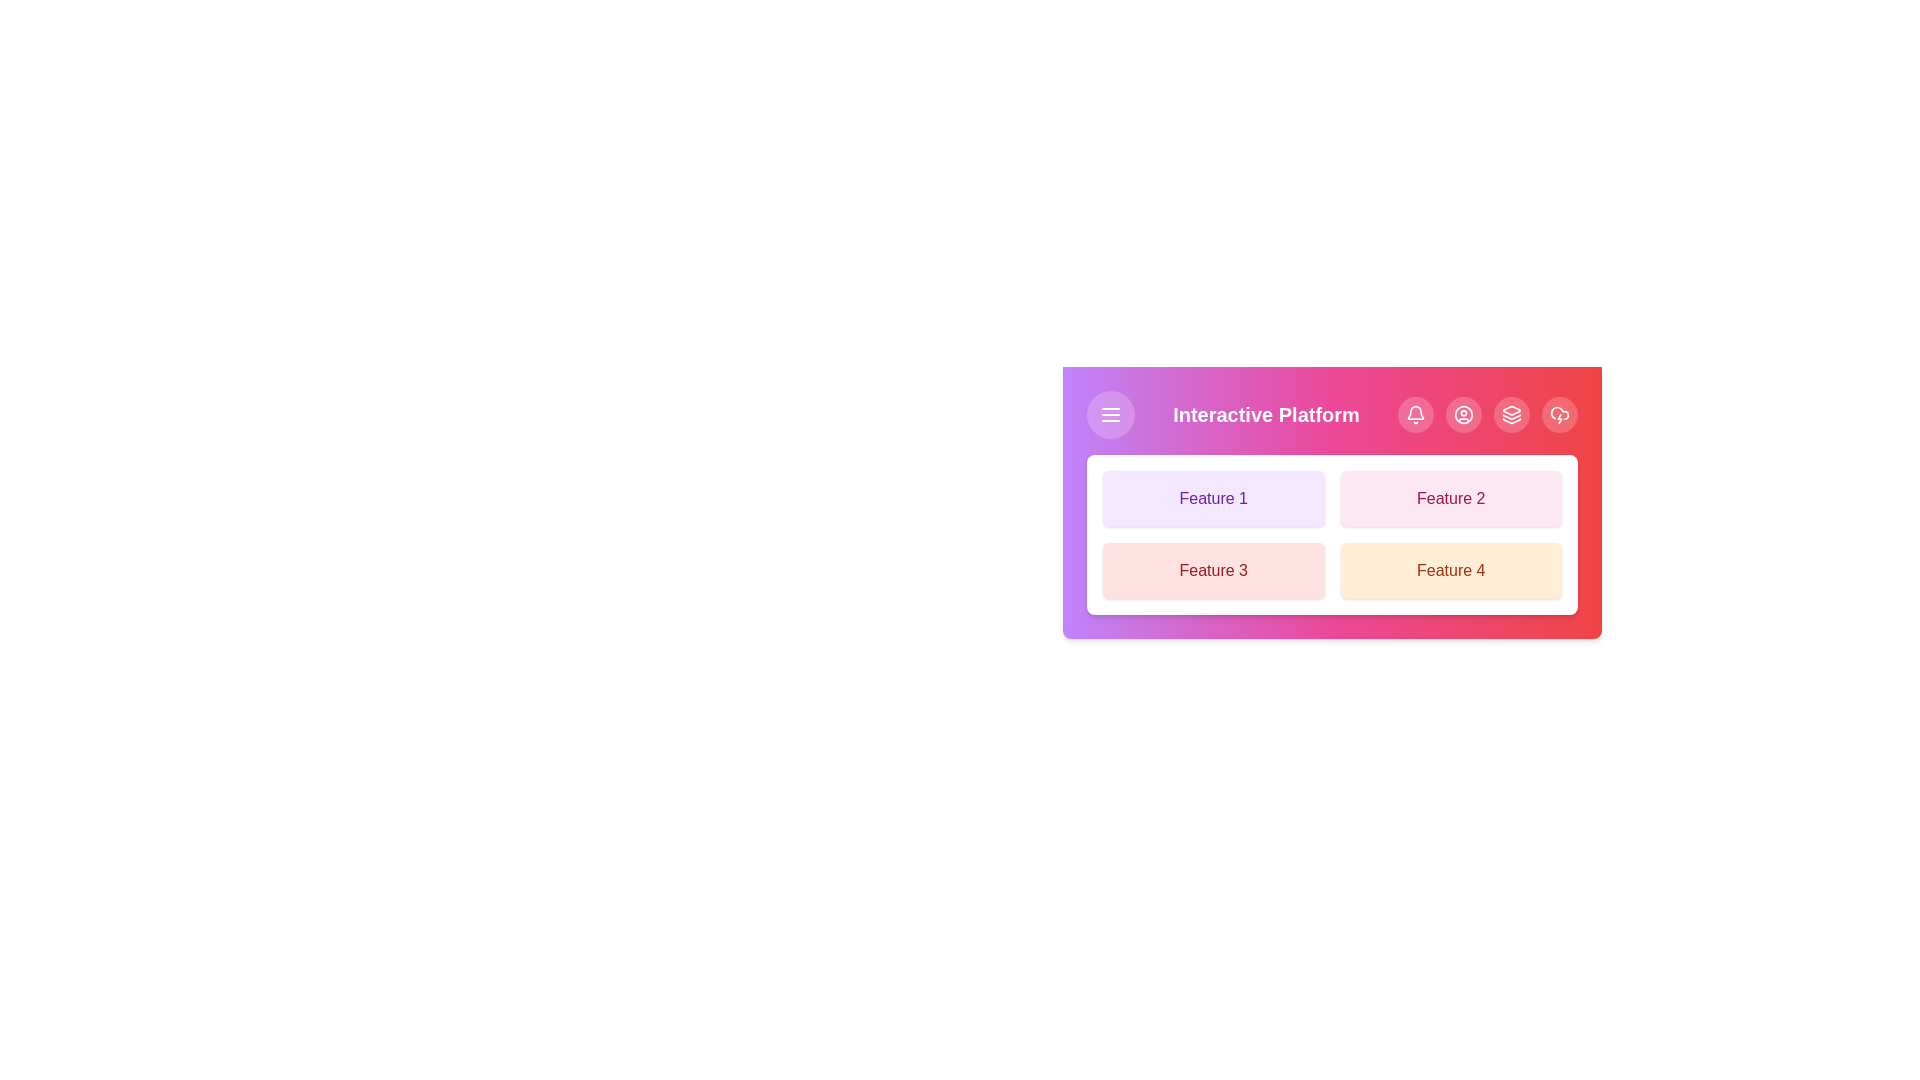 The width and height of the screenshot is (1920, 1080). Describe the element at coordinates (1451, 497) in the screenshot. I see `the feature button corresponding to Feature 2` at that location.